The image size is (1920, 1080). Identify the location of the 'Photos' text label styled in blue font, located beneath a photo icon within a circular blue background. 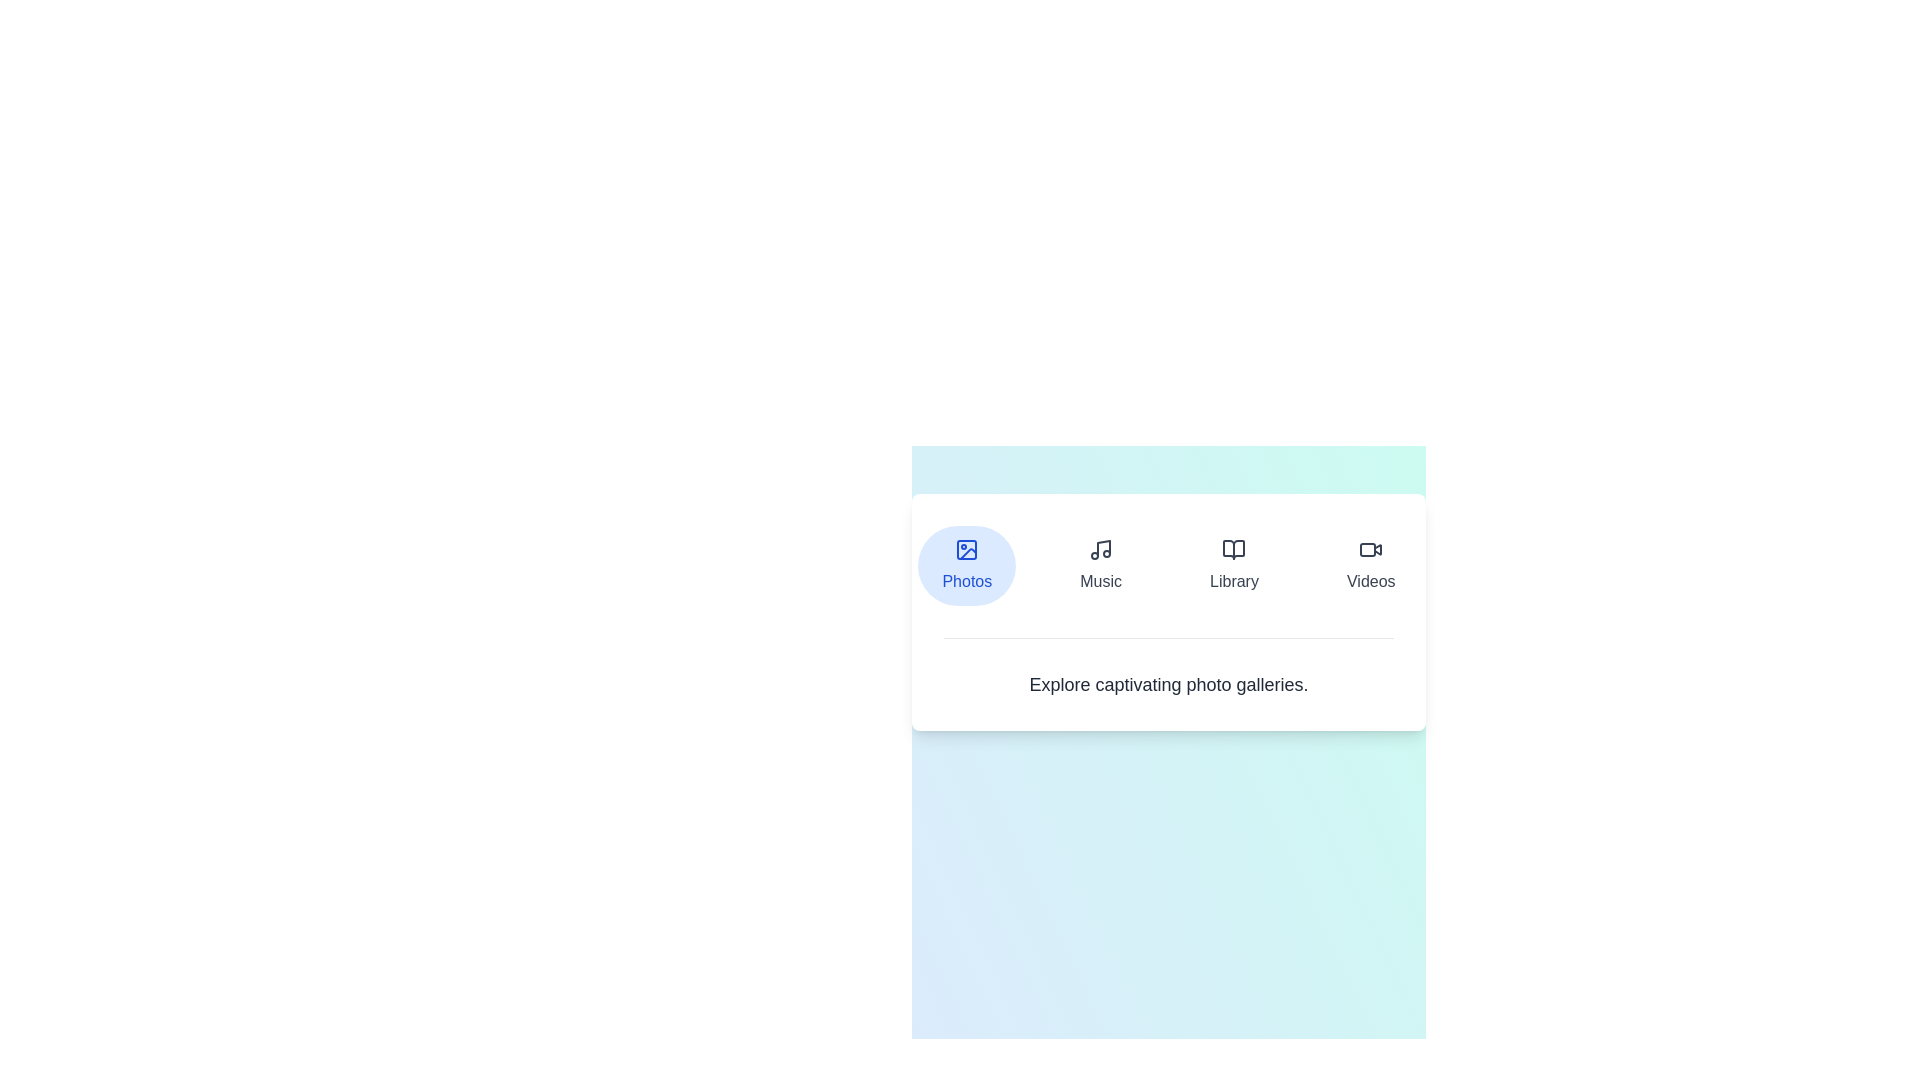
(967, 582).